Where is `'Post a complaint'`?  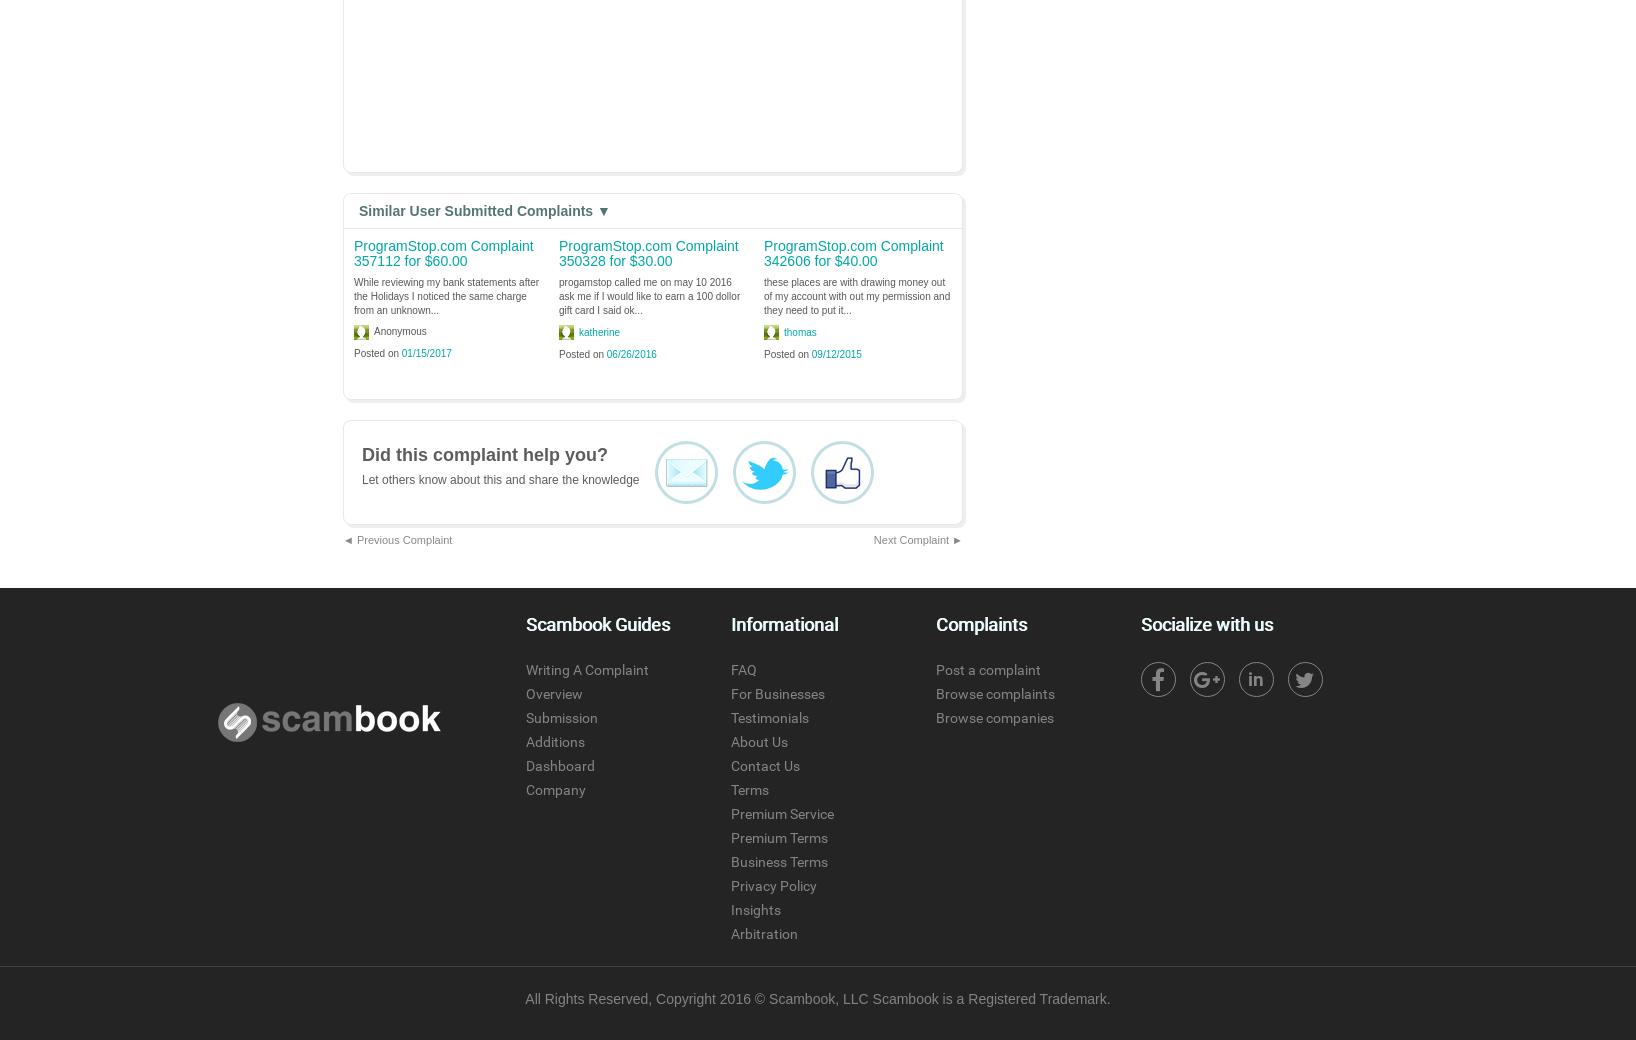 'Post a complaint' is located at coordinates (986, 669).